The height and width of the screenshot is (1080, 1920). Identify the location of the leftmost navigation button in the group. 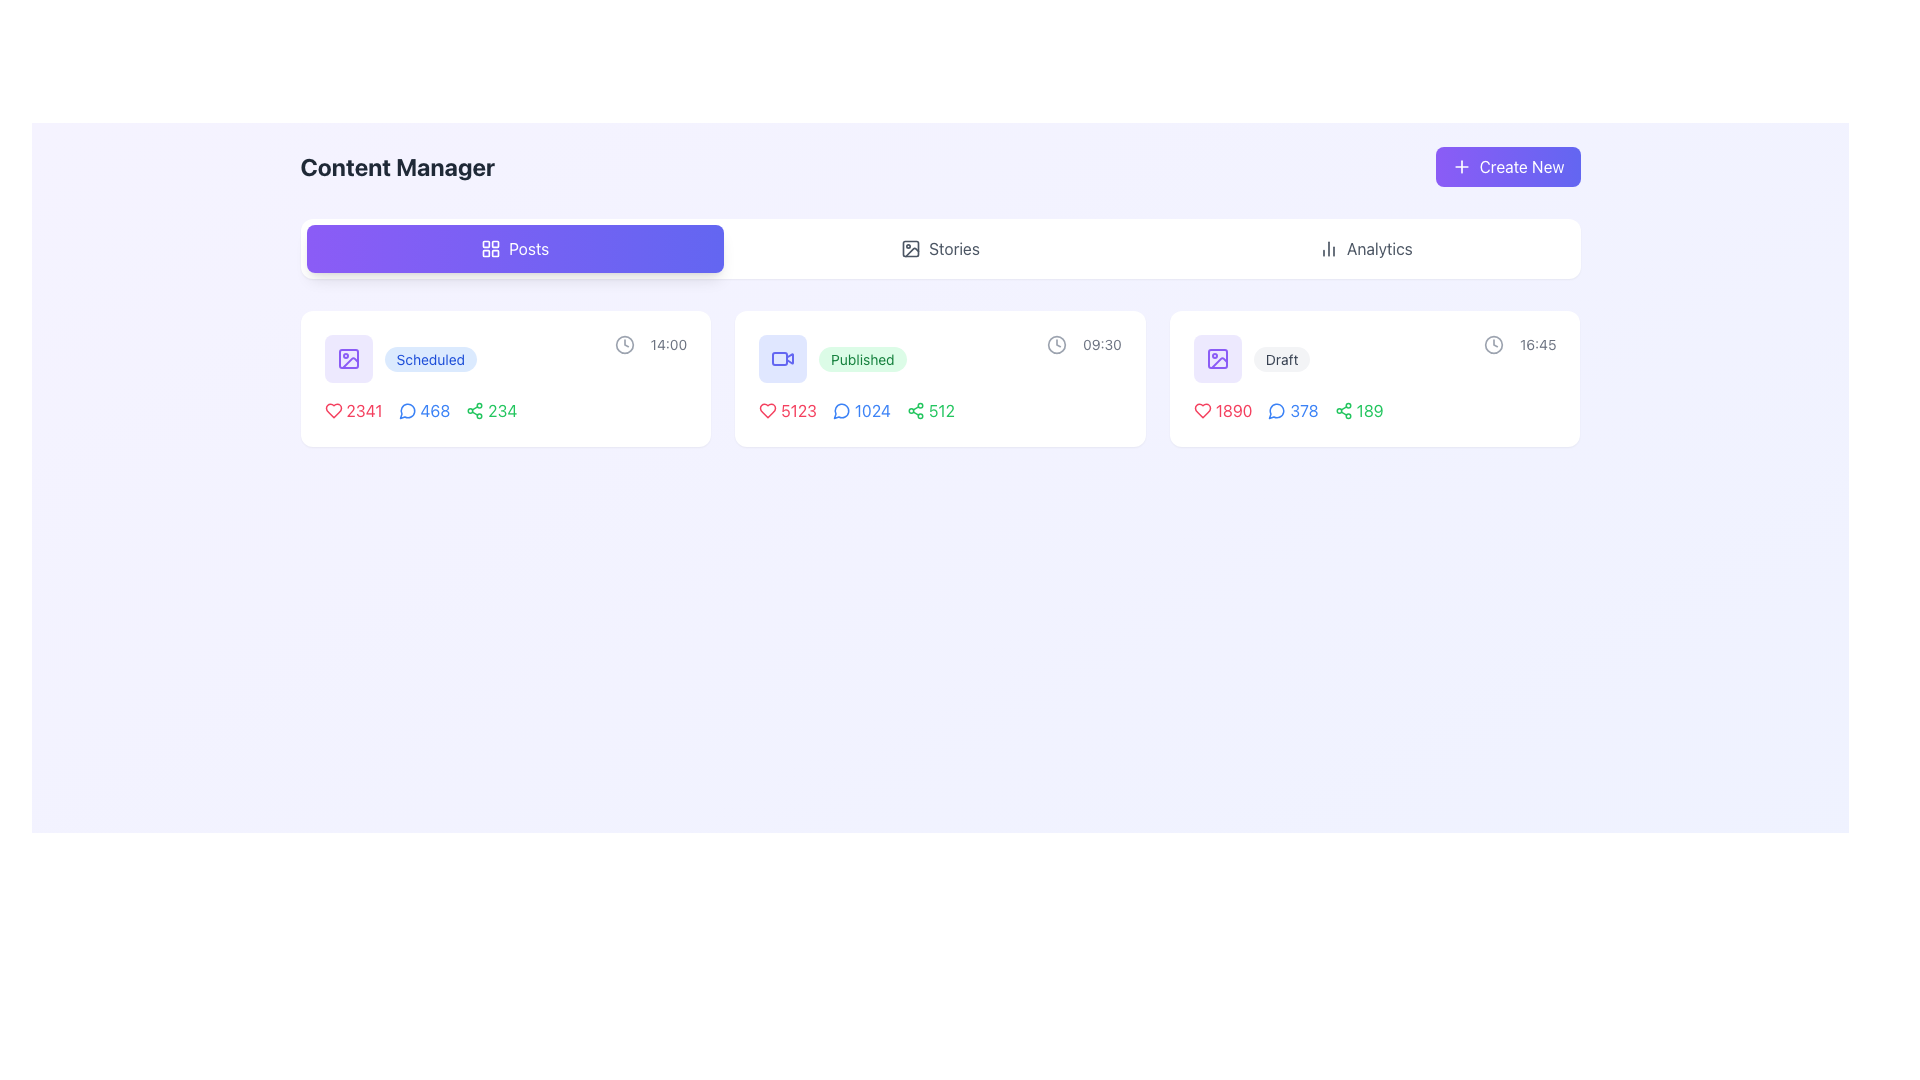
(515, 248).